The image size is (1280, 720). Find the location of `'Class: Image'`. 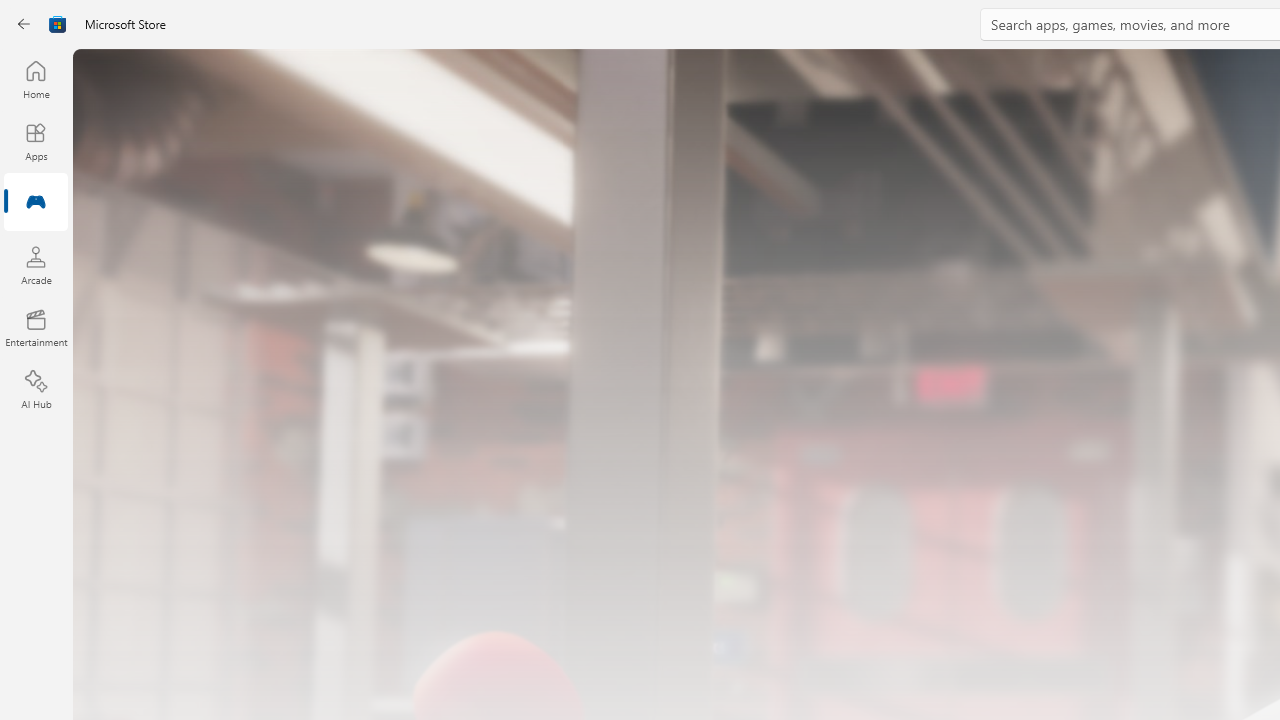

'Class: Image' is located at coordinates (58, 24).